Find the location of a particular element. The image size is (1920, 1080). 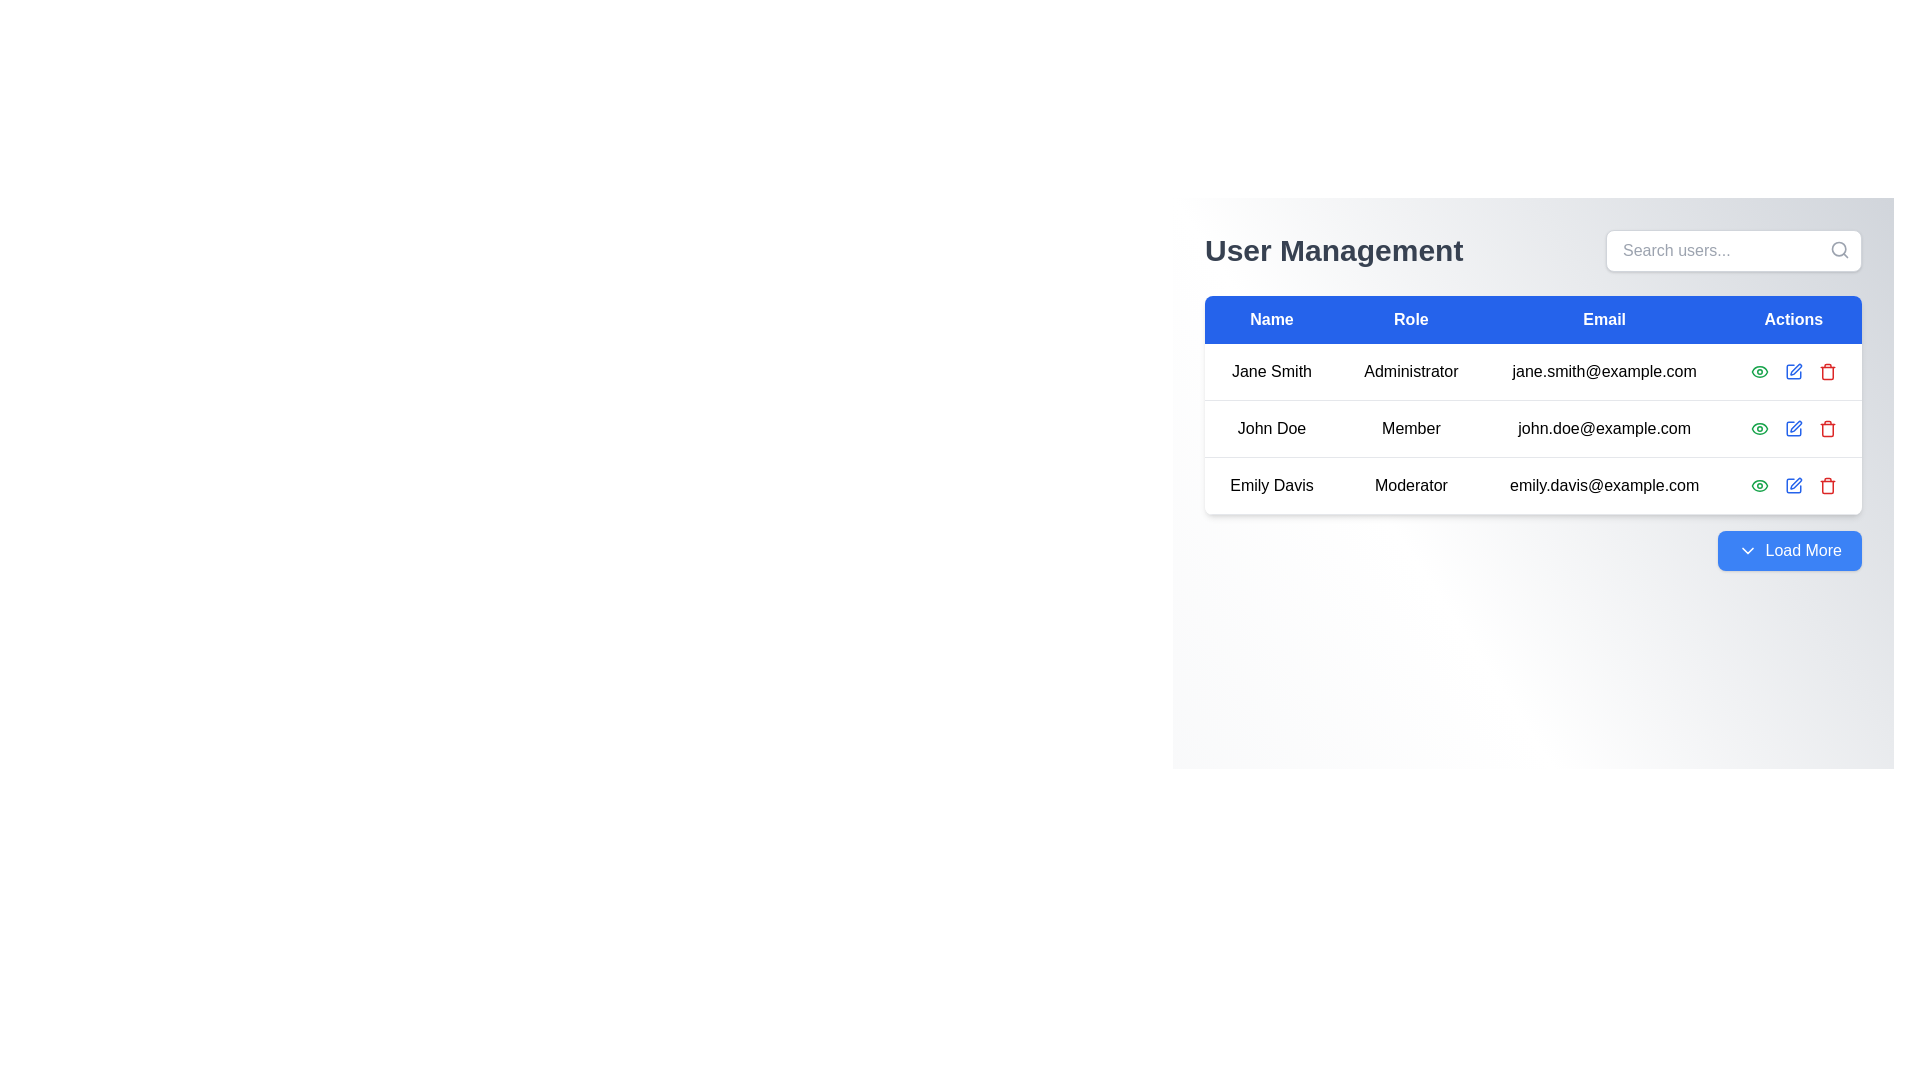

the text label displaying 'Emily Davis' is located at coordinates (1271, 486).